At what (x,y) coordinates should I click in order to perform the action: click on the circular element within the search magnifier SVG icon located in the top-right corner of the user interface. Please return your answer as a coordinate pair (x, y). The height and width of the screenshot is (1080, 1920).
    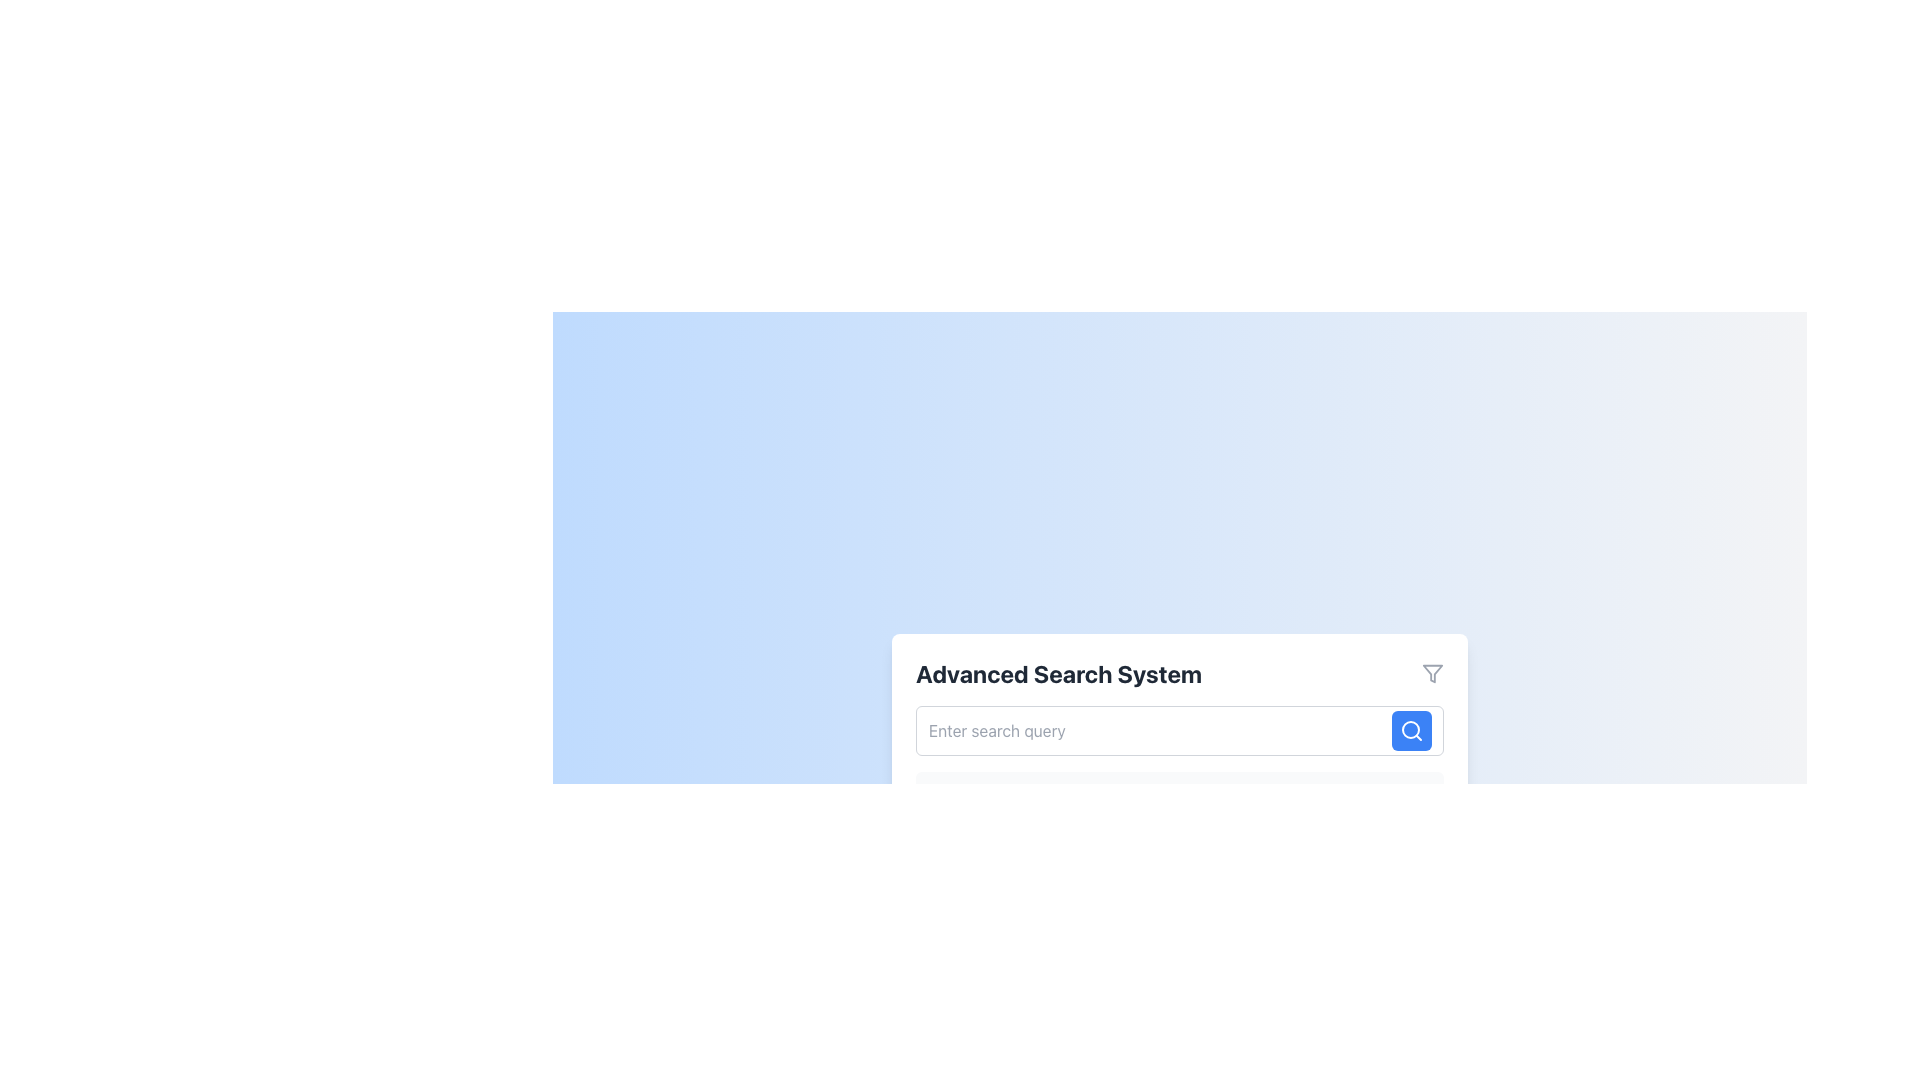
    Looking at the image, I should click on (1410, 729).